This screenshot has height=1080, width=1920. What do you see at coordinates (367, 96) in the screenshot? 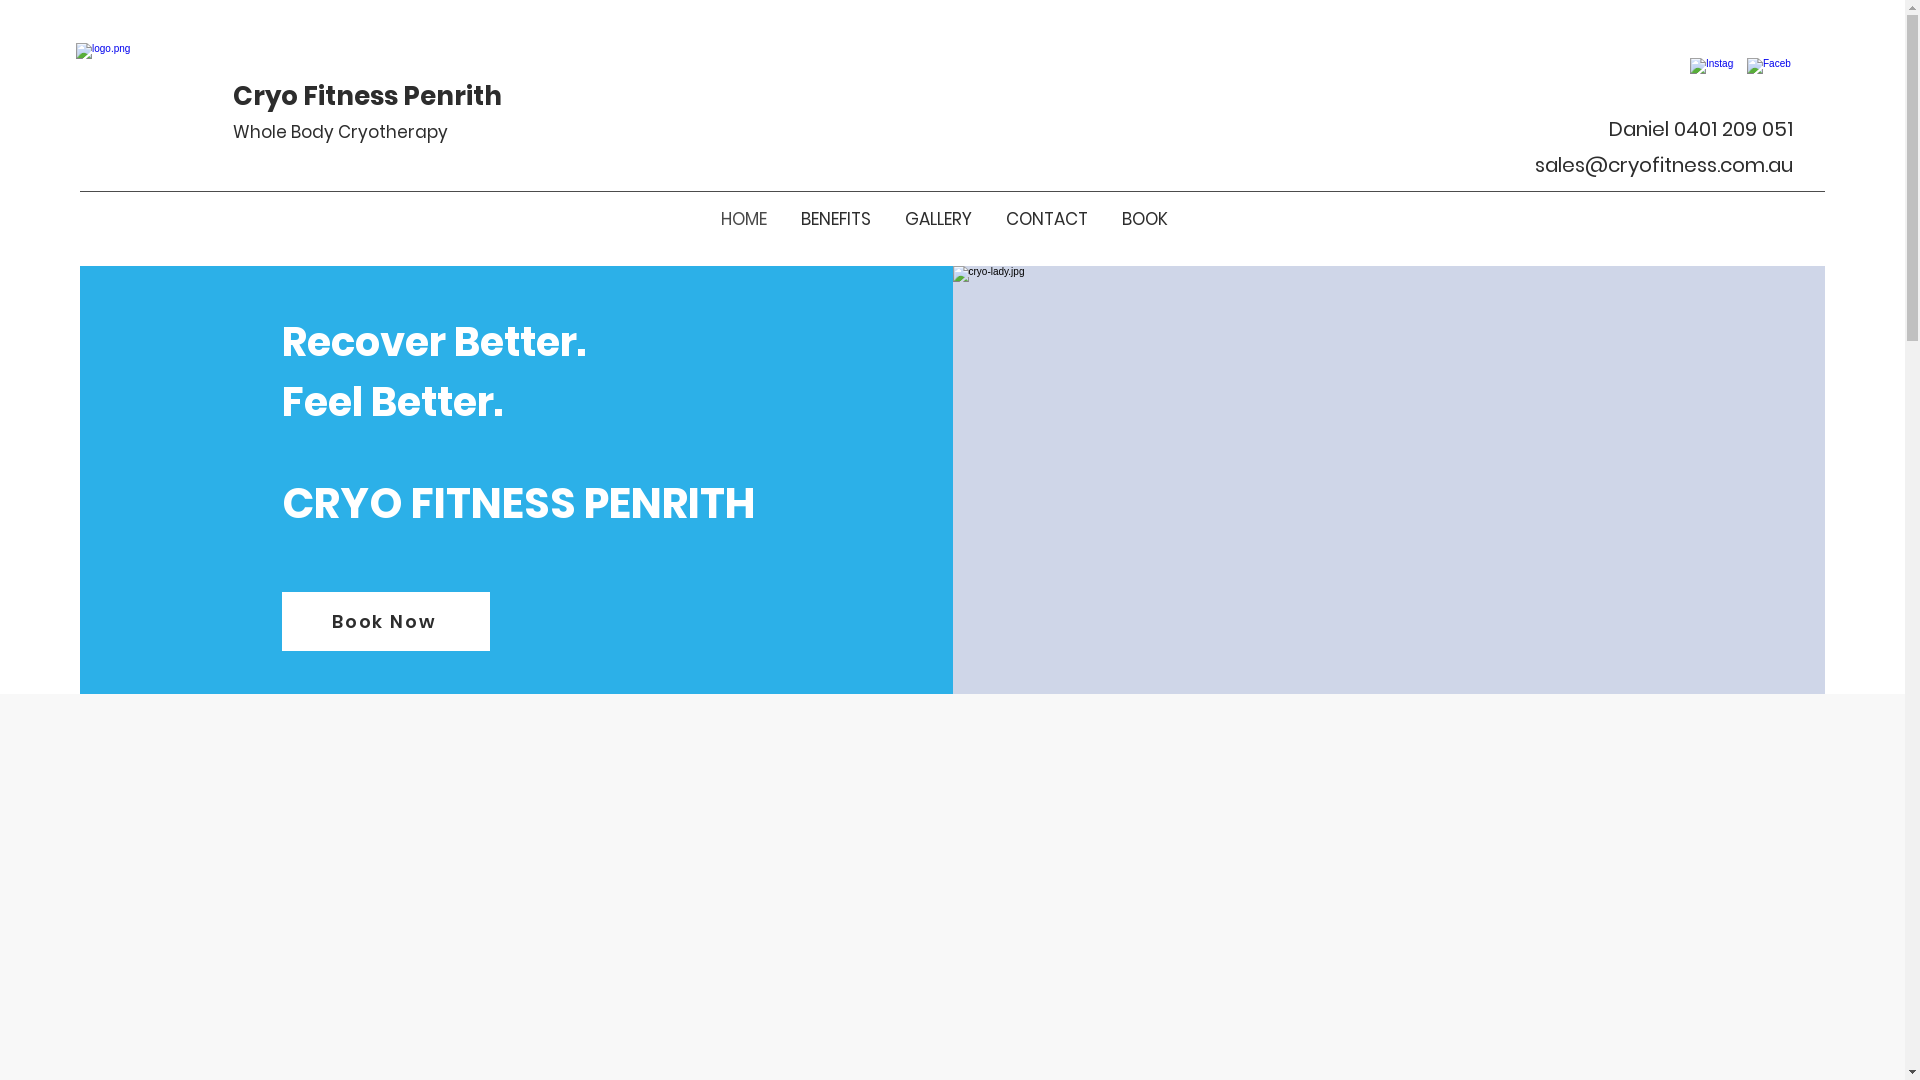
I see `'Cryo Fitness Penrith'` at bounding box center [367, 96].